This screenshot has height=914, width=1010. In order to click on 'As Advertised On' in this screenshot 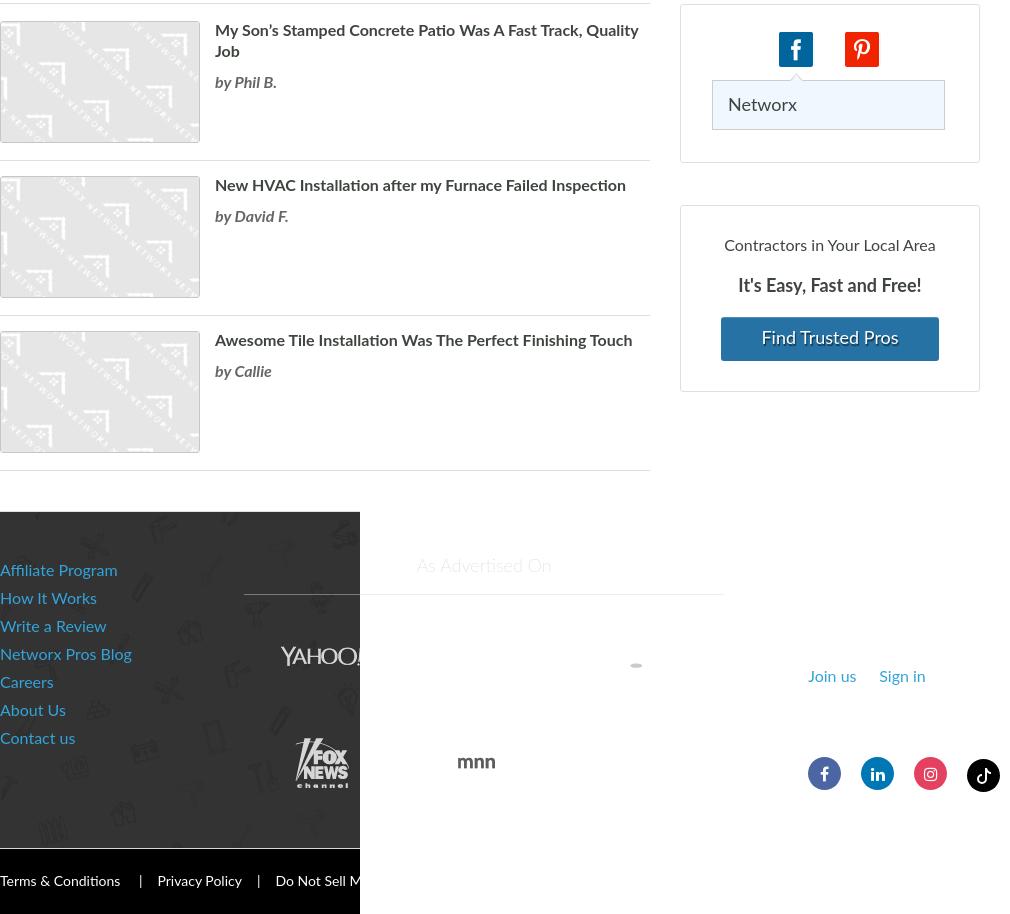, I will do `click(483, 567)`.